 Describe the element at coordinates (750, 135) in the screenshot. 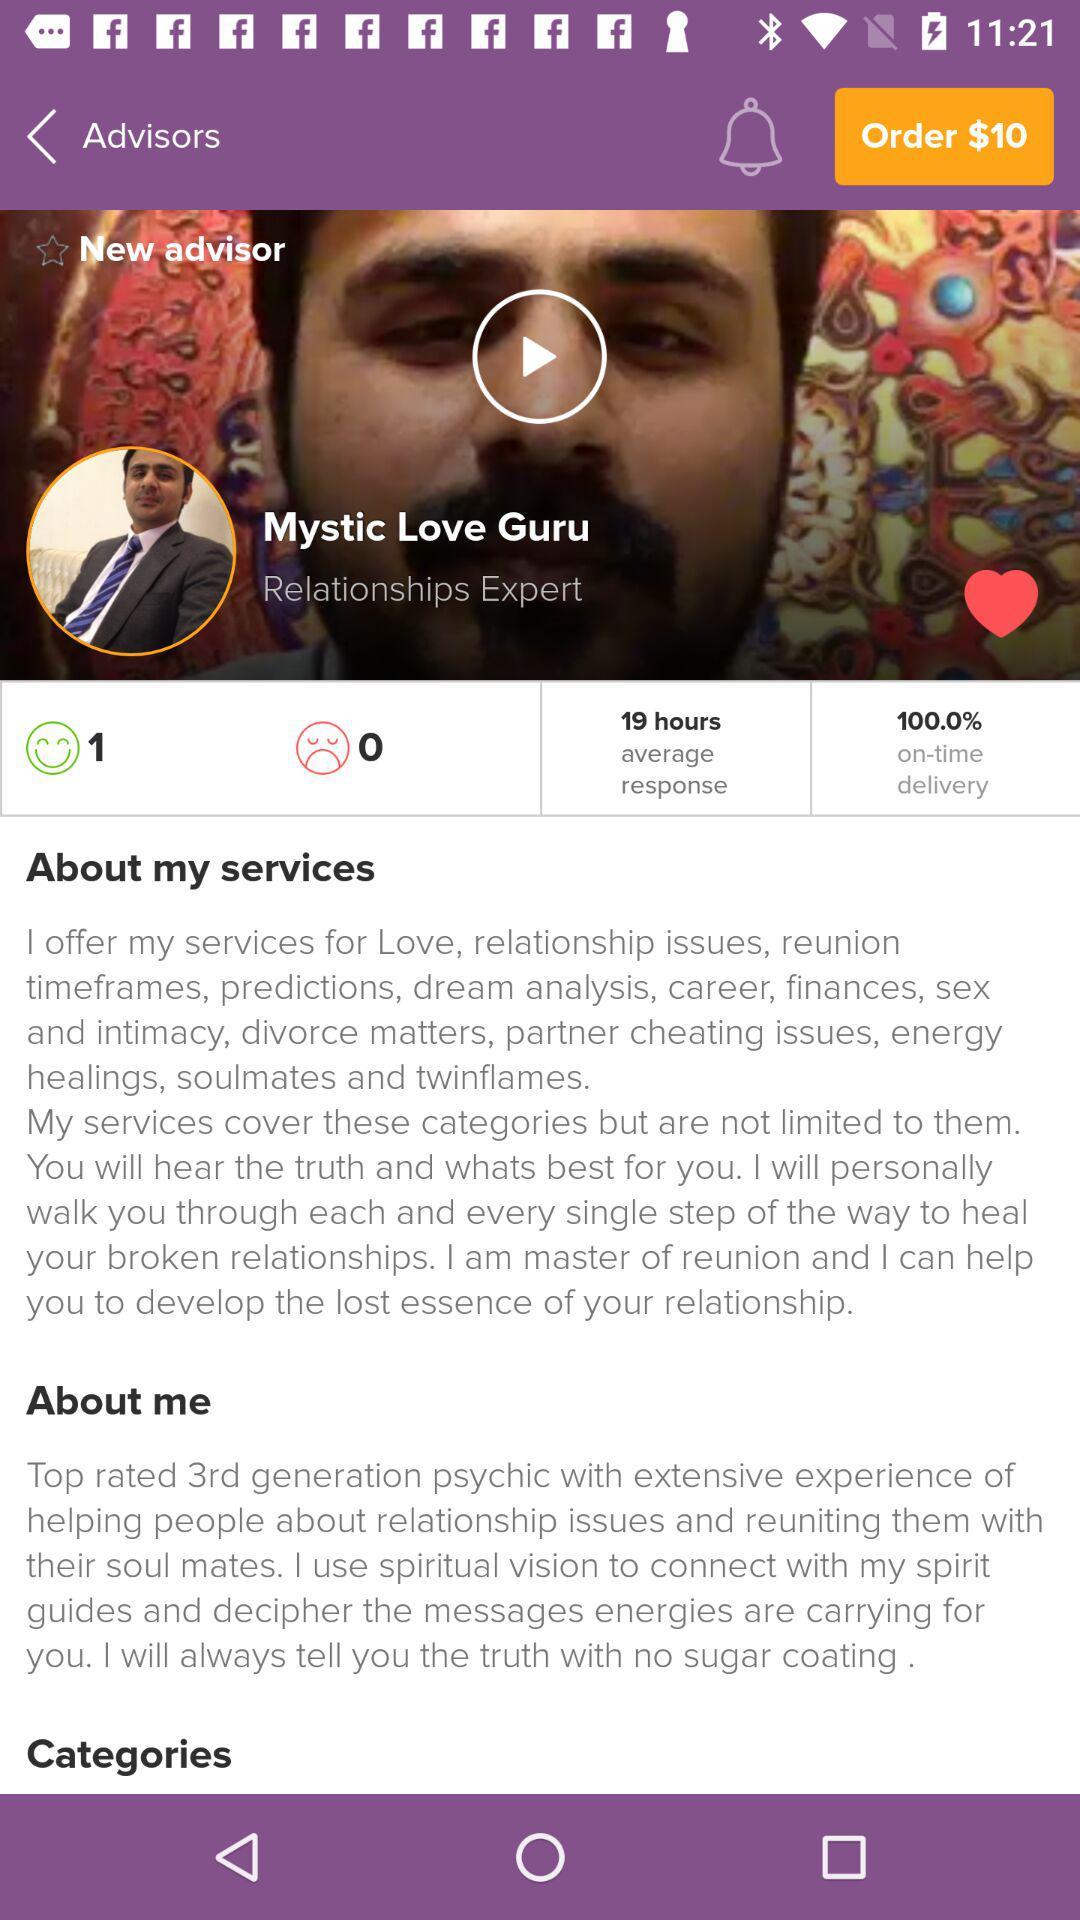

I see `the item next to order $10` at that location.